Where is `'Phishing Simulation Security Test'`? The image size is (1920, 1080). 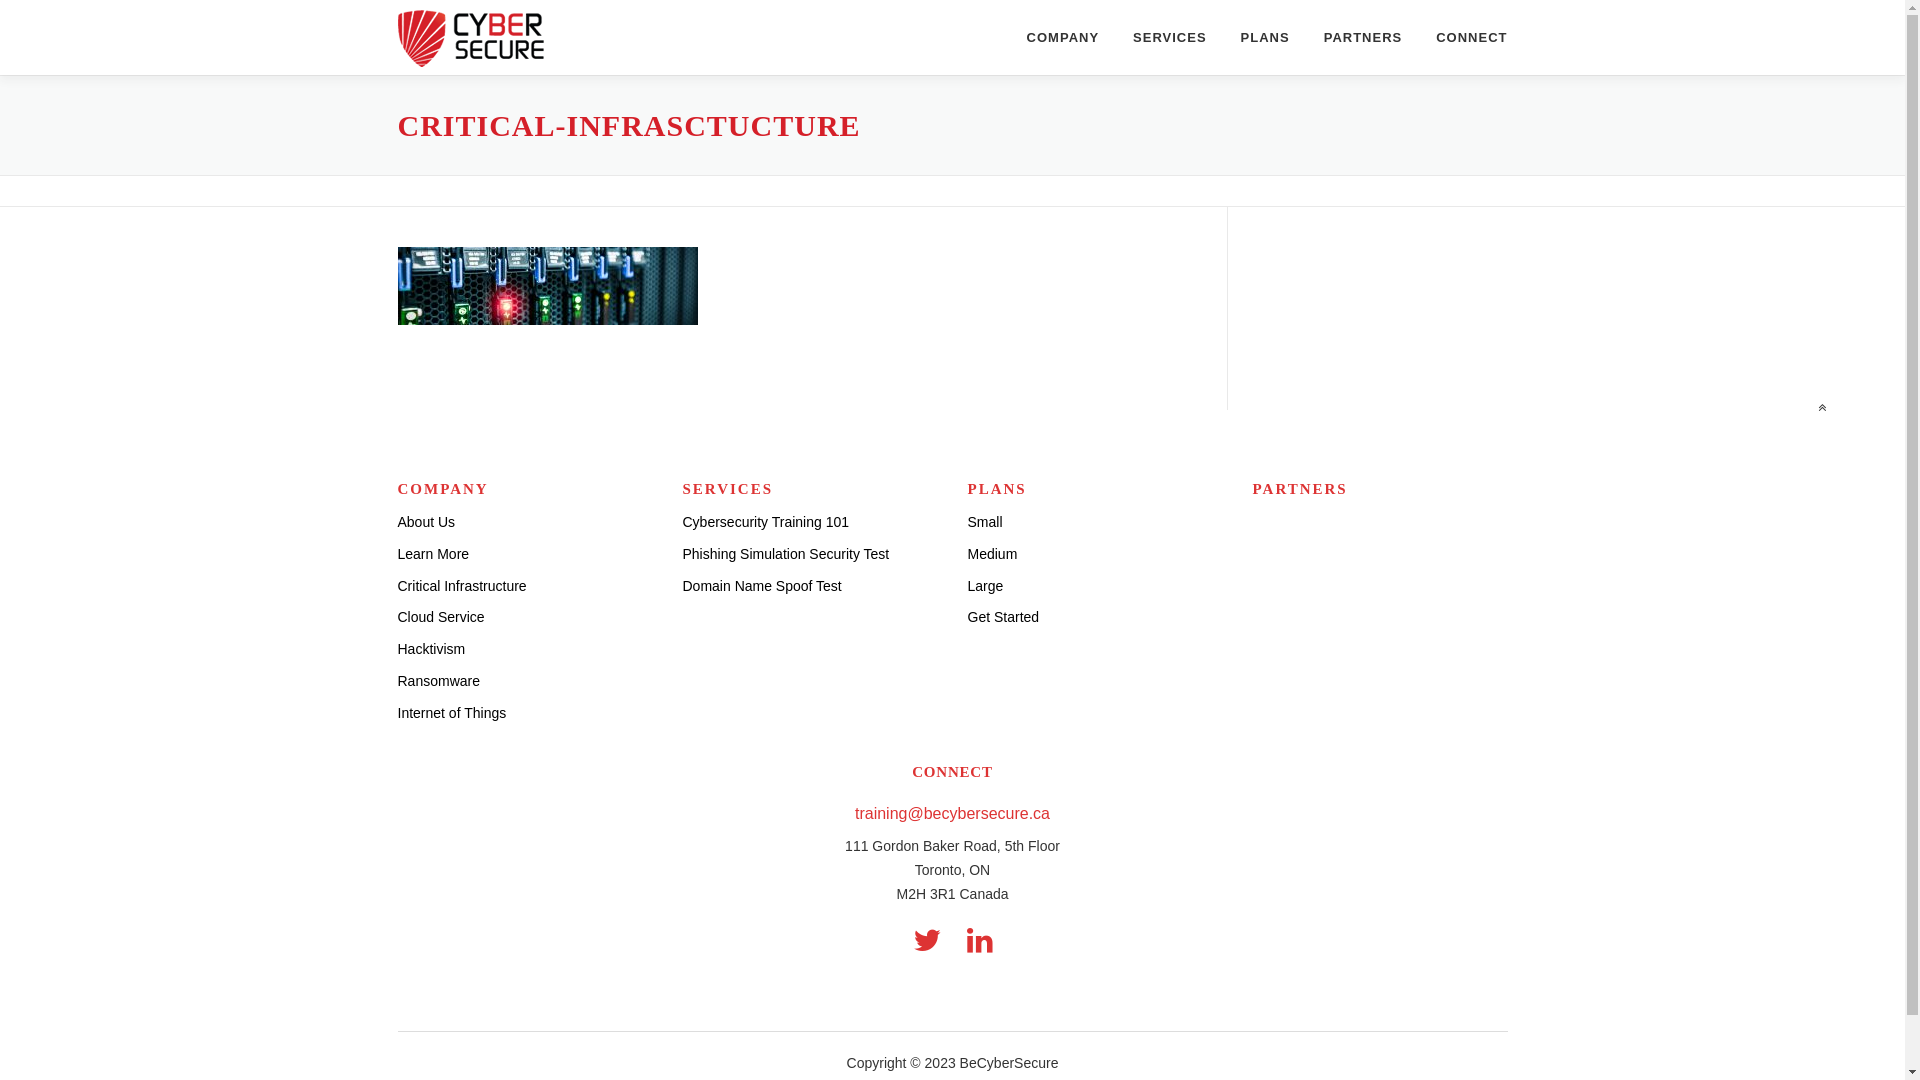
'Phishing Simulation Security Test' is located at coordinates (784, 554).